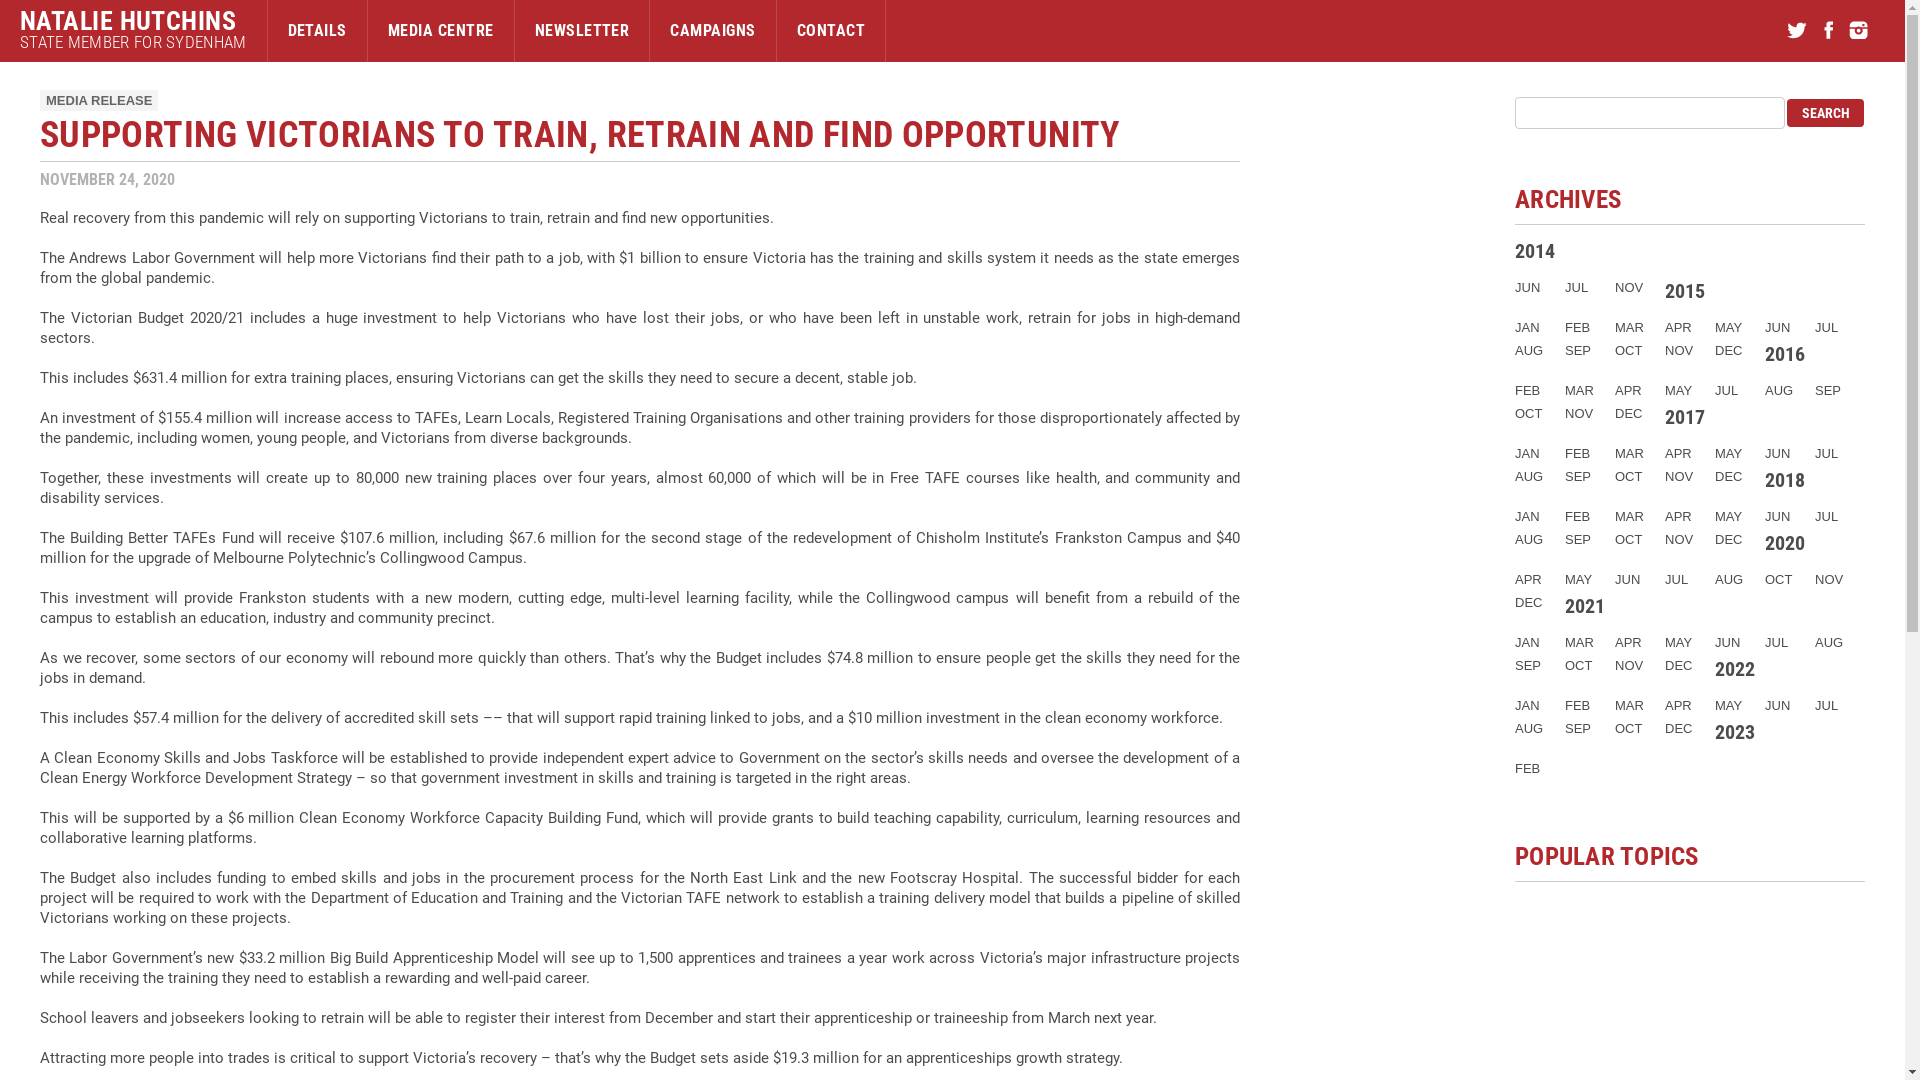  What do you see at coordinates (1515, 287) in the screenshot?
I see `'JUN'` at bounding box center [1515, 287].